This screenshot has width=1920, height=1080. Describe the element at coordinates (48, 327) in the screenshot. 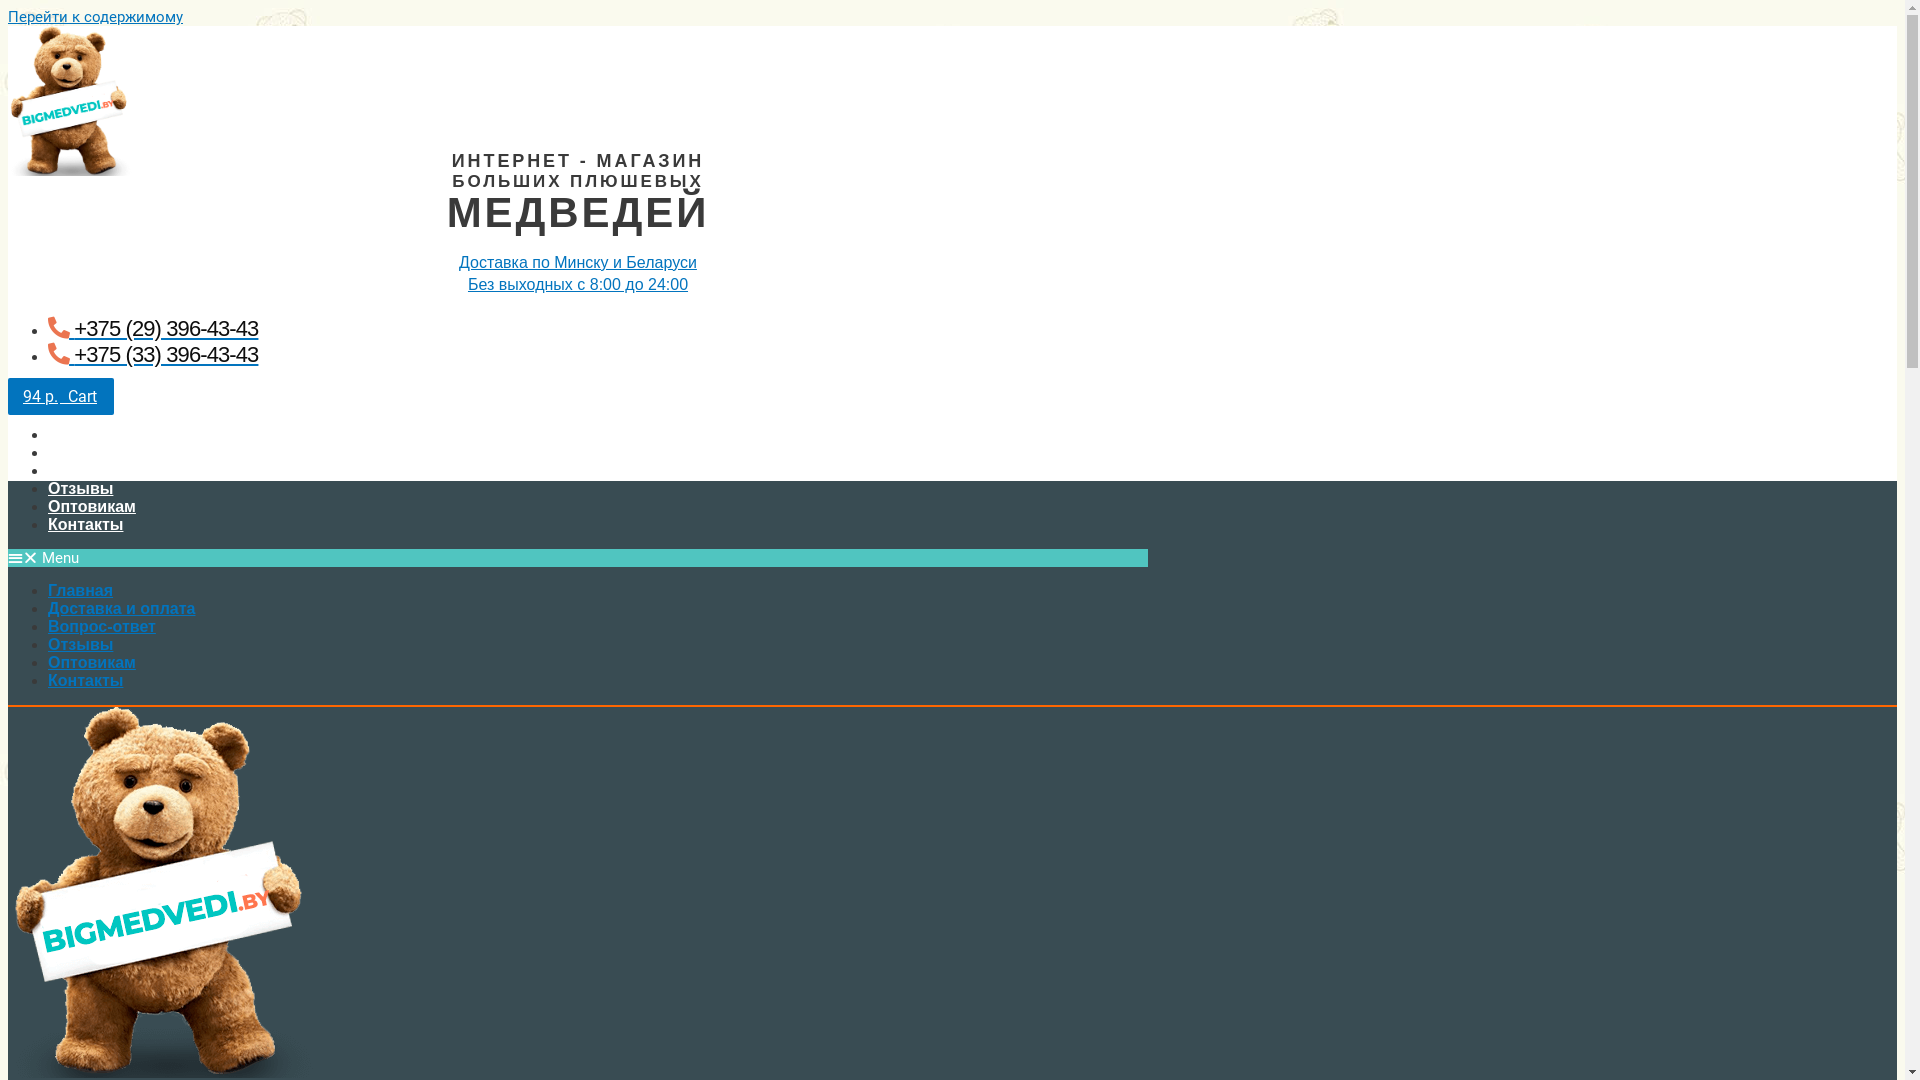

I see `'+375 (29) 396-43-43'` at that location.